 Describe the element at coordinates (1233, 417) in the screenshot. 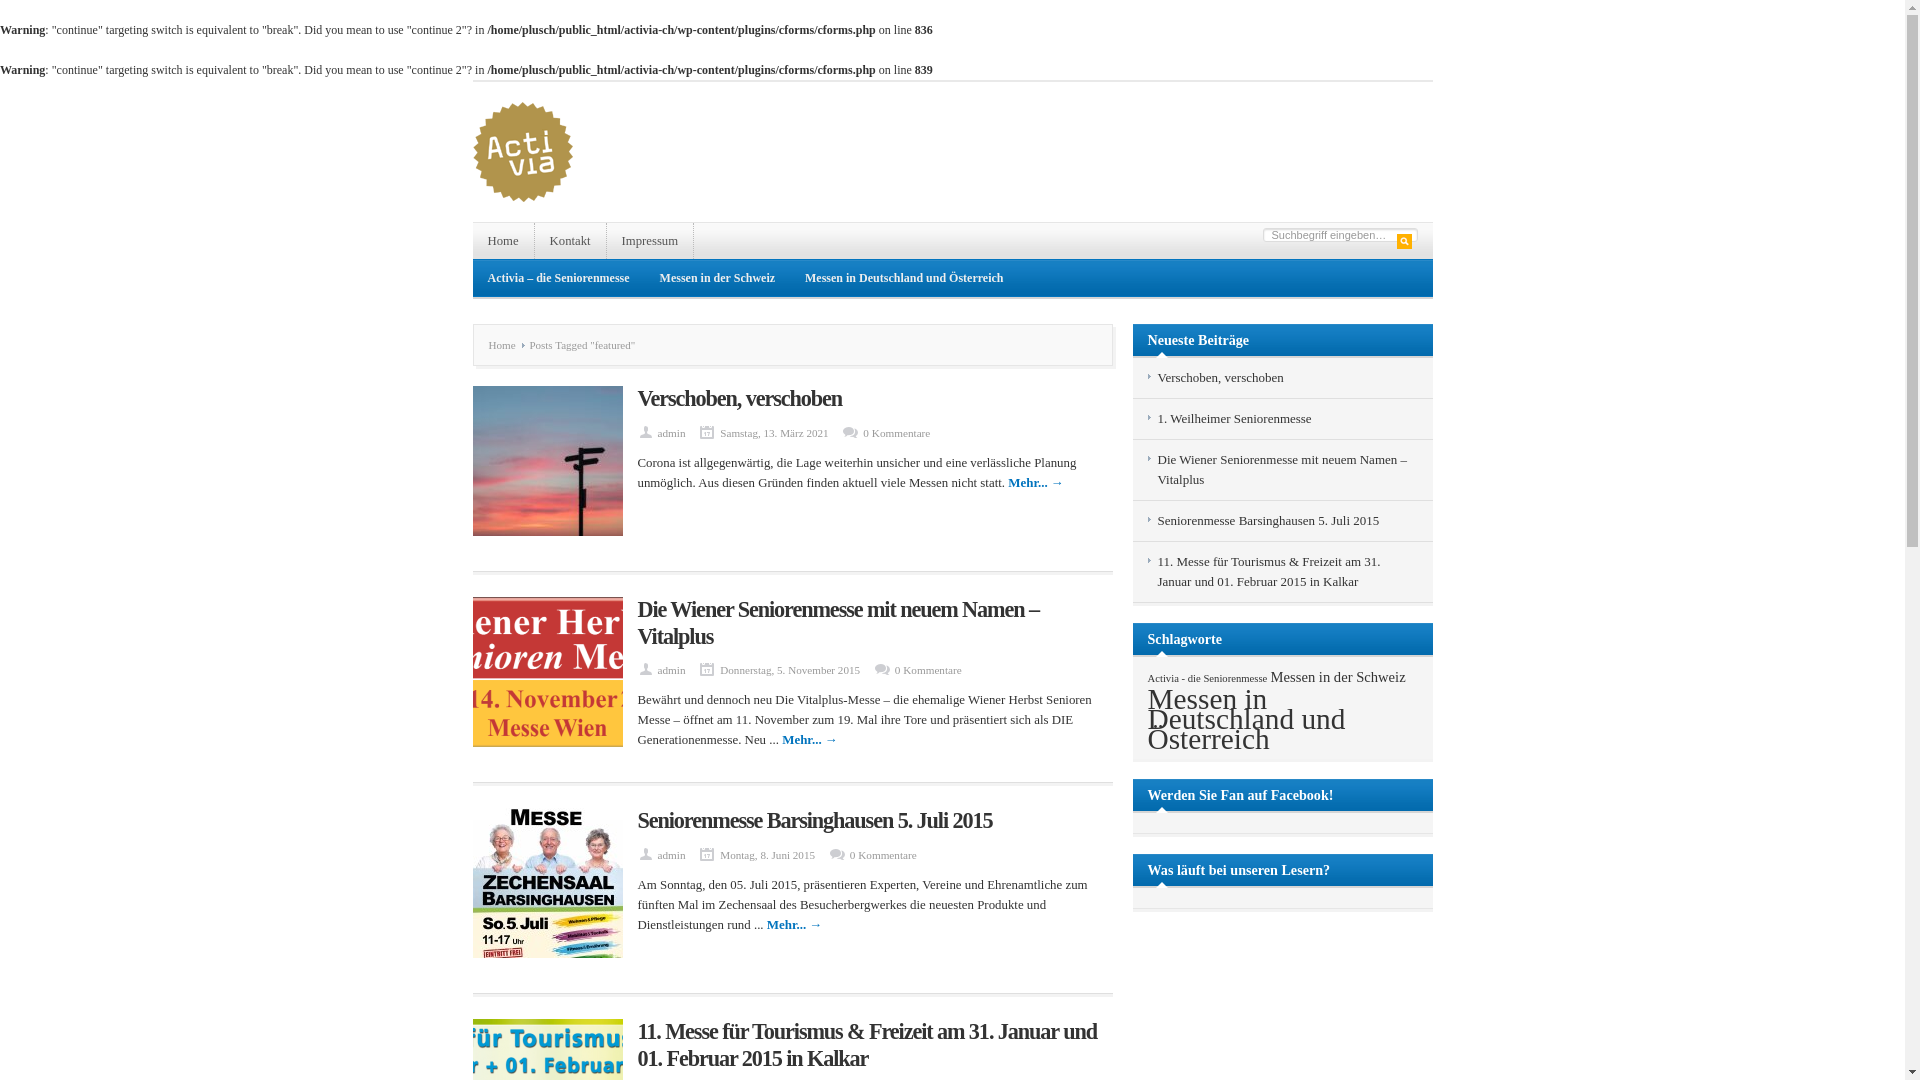

I see `'1. Weilheimer Seniorenmesse'` at that location.